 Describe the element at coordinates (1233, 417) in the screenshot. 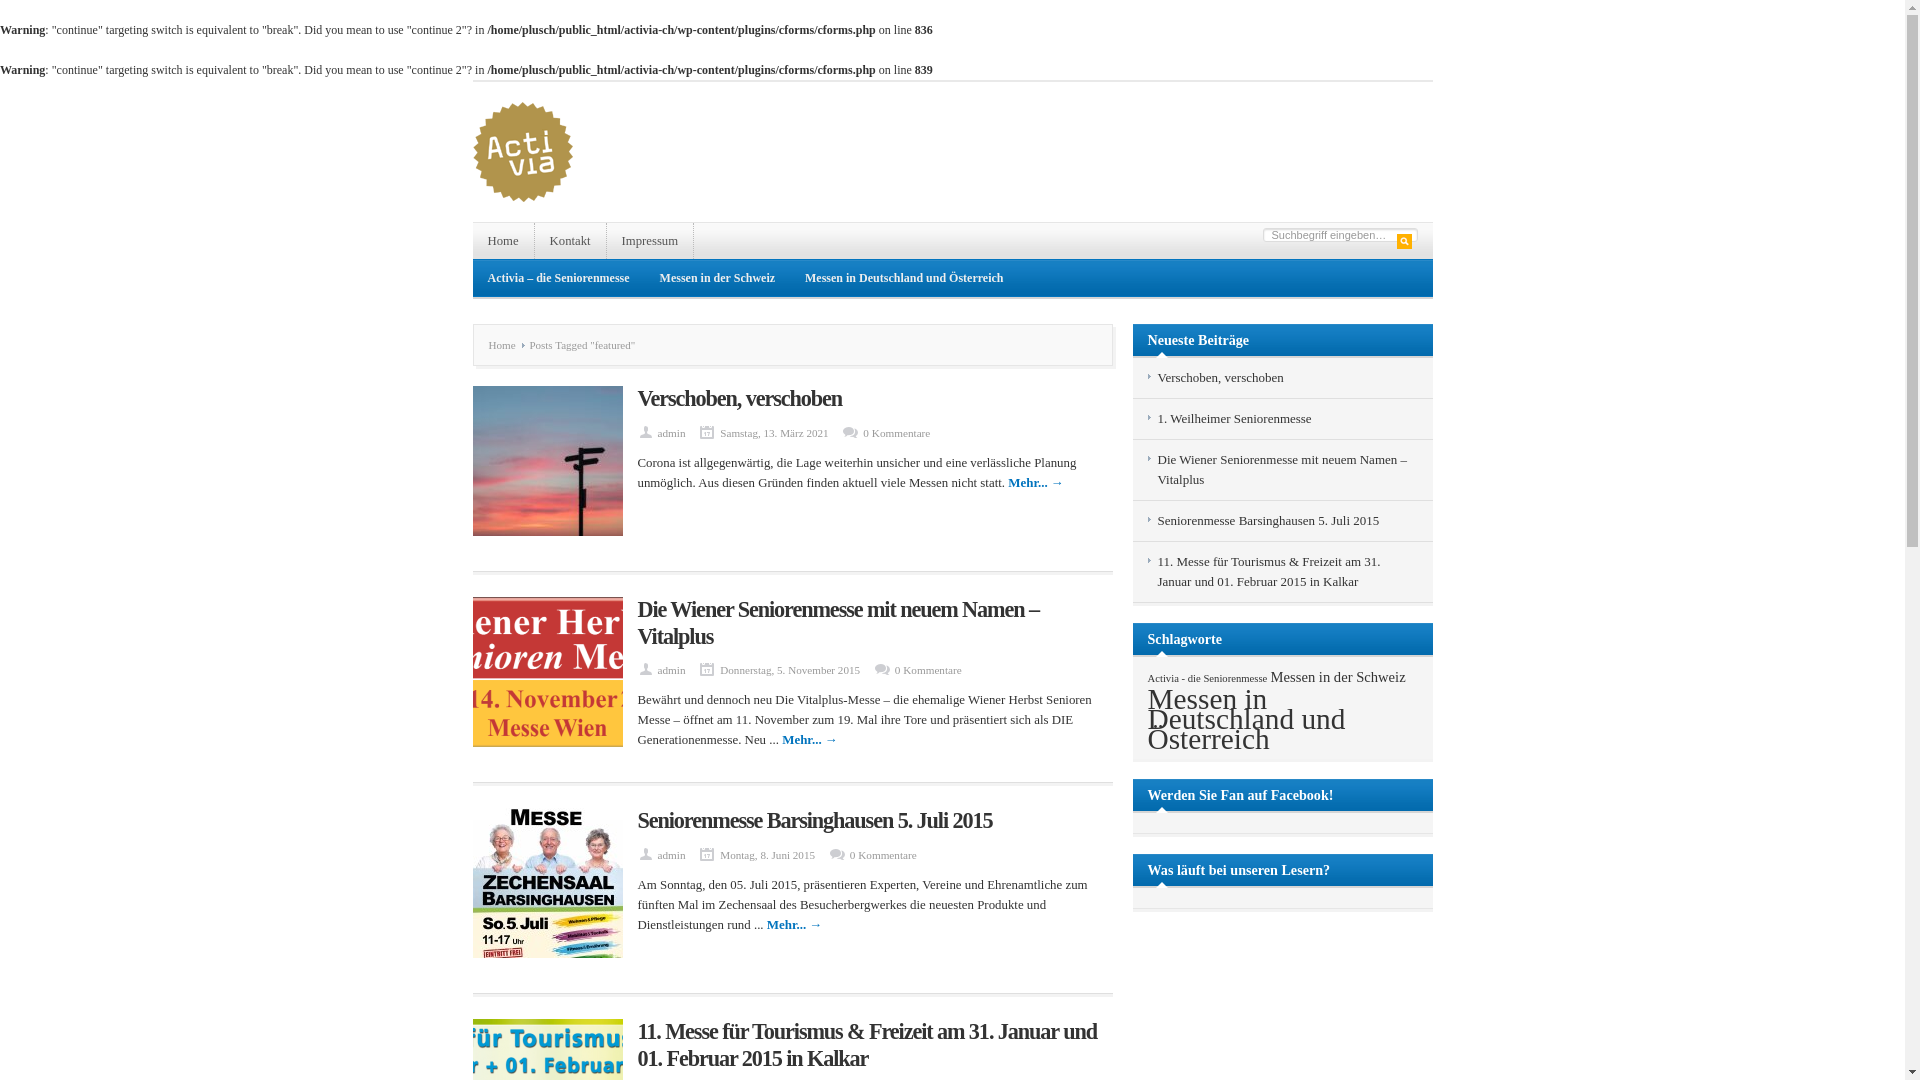

I see `'1. Weilheimer Seniorenmesse'` at that location.